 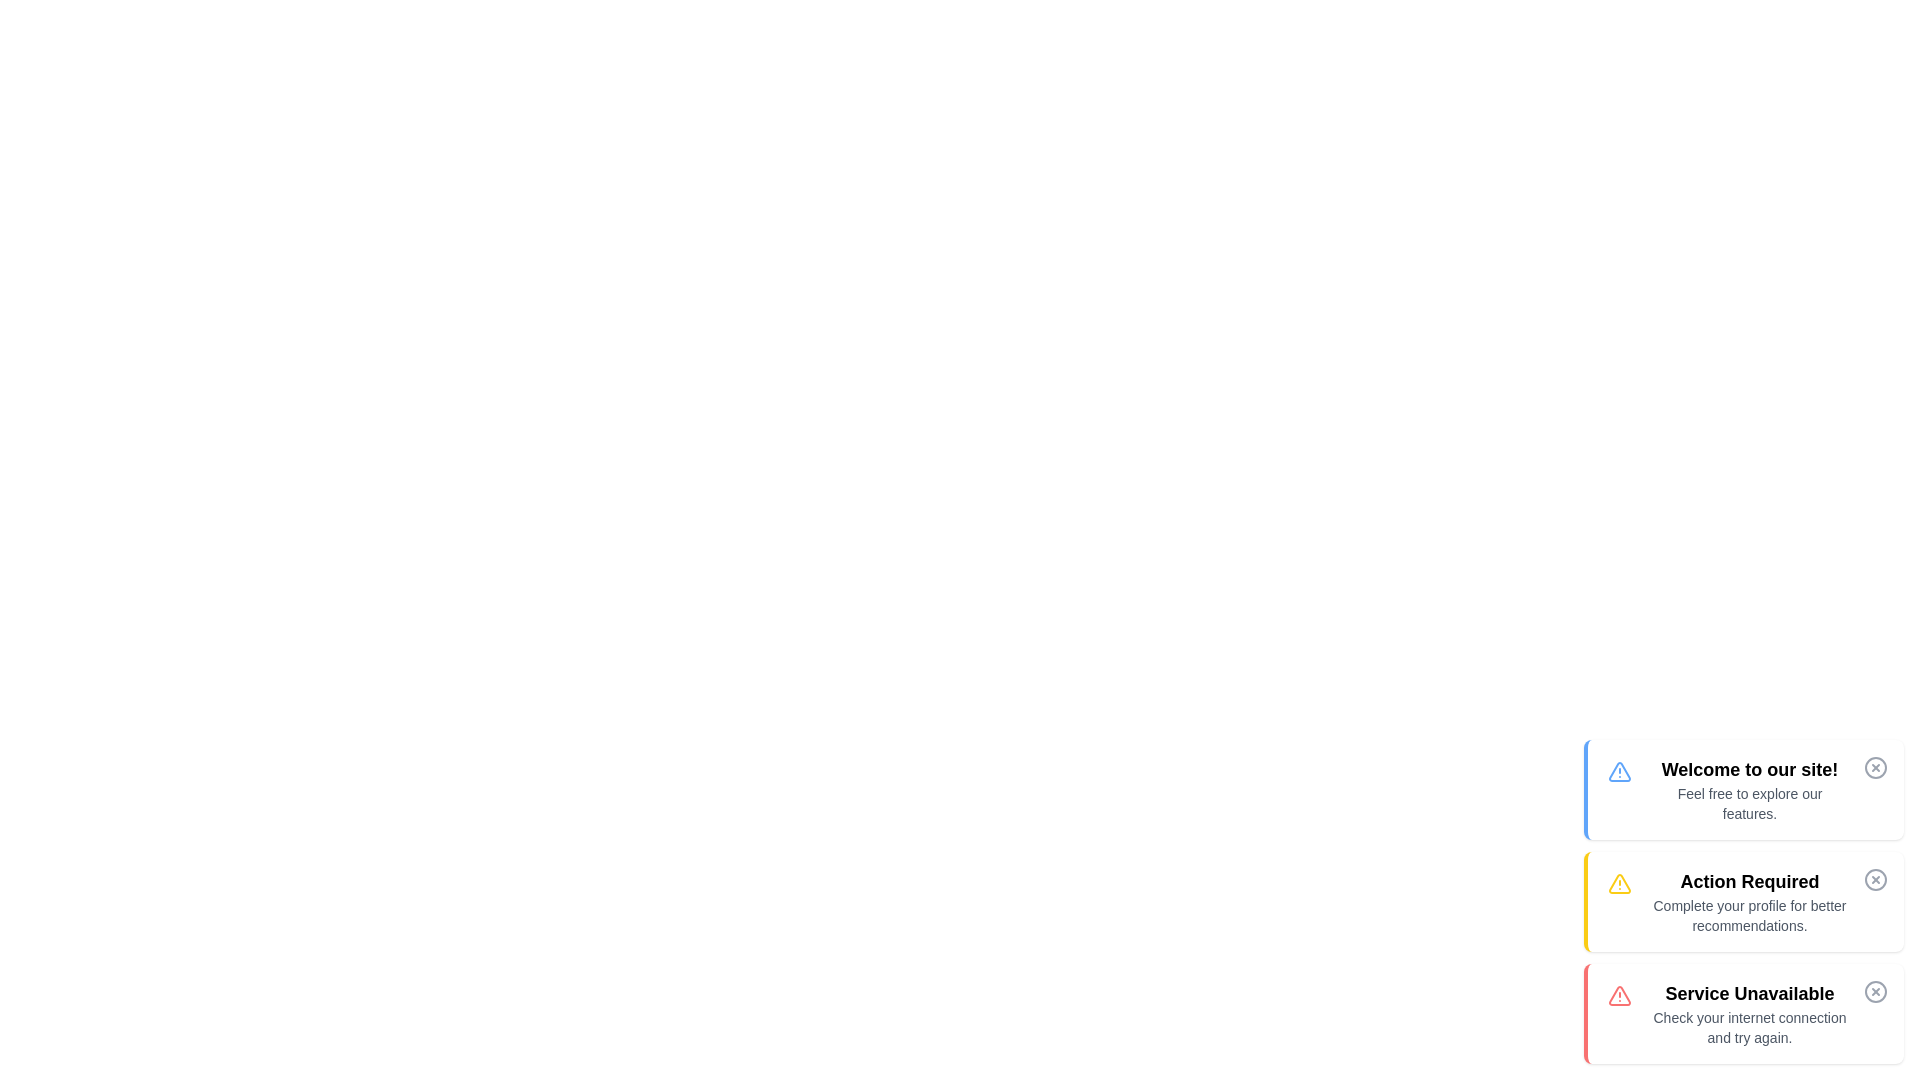 I want to click on the Text Display element that provides additional descriptive information following the main title 'Welcome to our site!' located in the notification card on the right-hand side panel, so click(x=1749, y=802).